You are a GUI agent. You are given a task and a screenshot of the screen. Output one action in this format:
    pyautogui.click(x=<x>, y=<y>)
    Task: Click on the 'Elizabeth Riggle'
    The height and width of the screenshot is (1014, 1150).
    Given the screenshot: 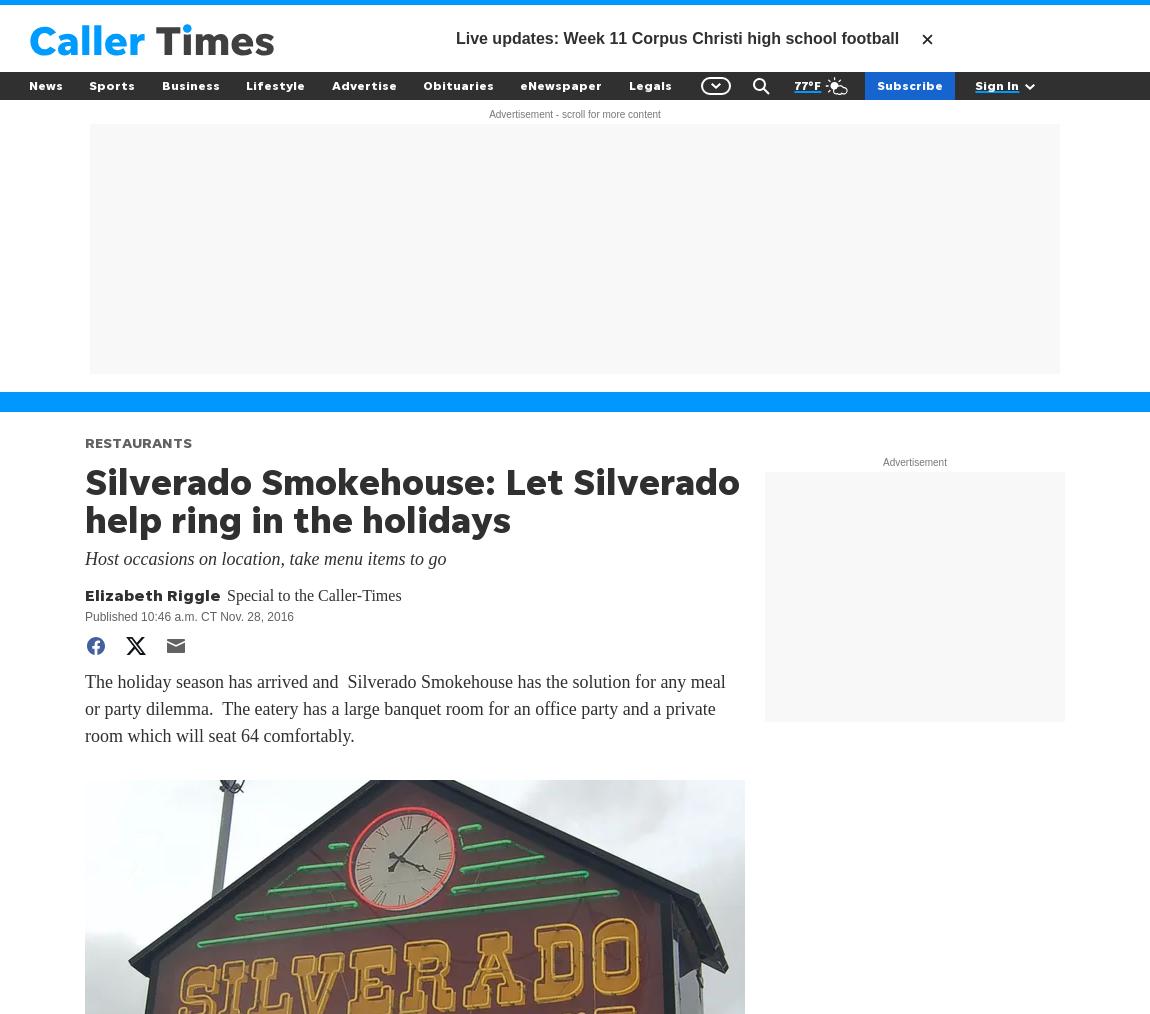 What is the action you would take?
    pyautogui.click(x=151, y=595)
    